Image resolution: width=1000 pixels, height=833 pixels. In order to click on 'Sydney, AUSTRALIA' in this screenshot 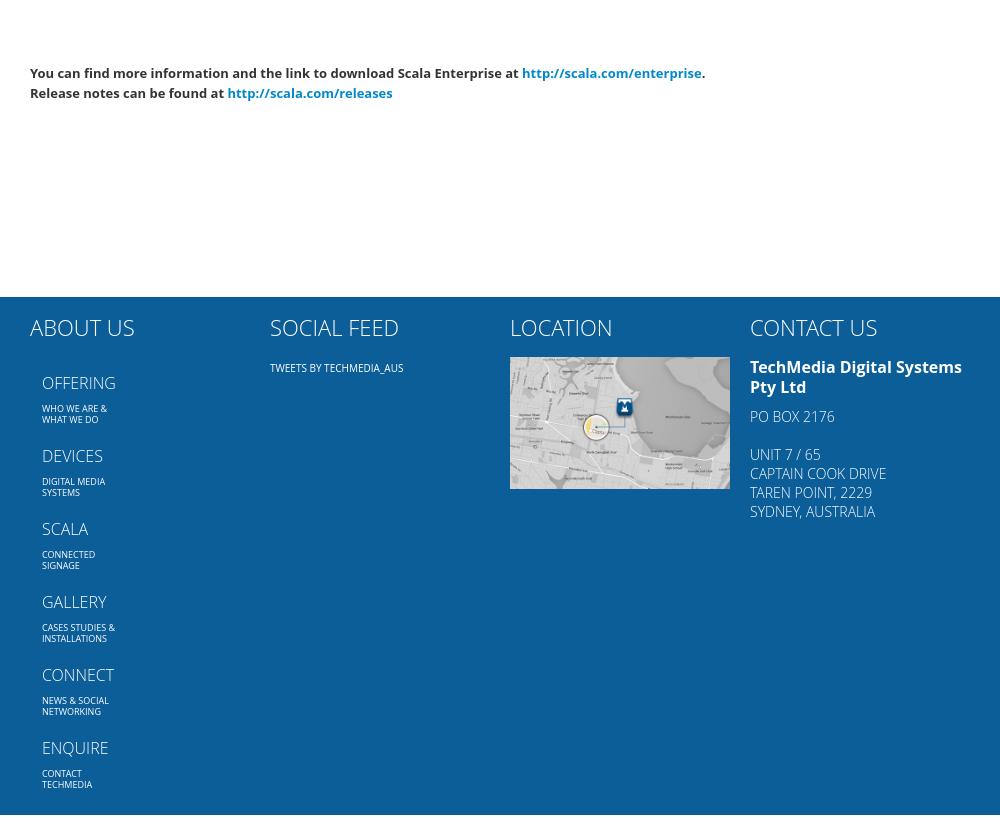, I will do `click(812, 511)`.